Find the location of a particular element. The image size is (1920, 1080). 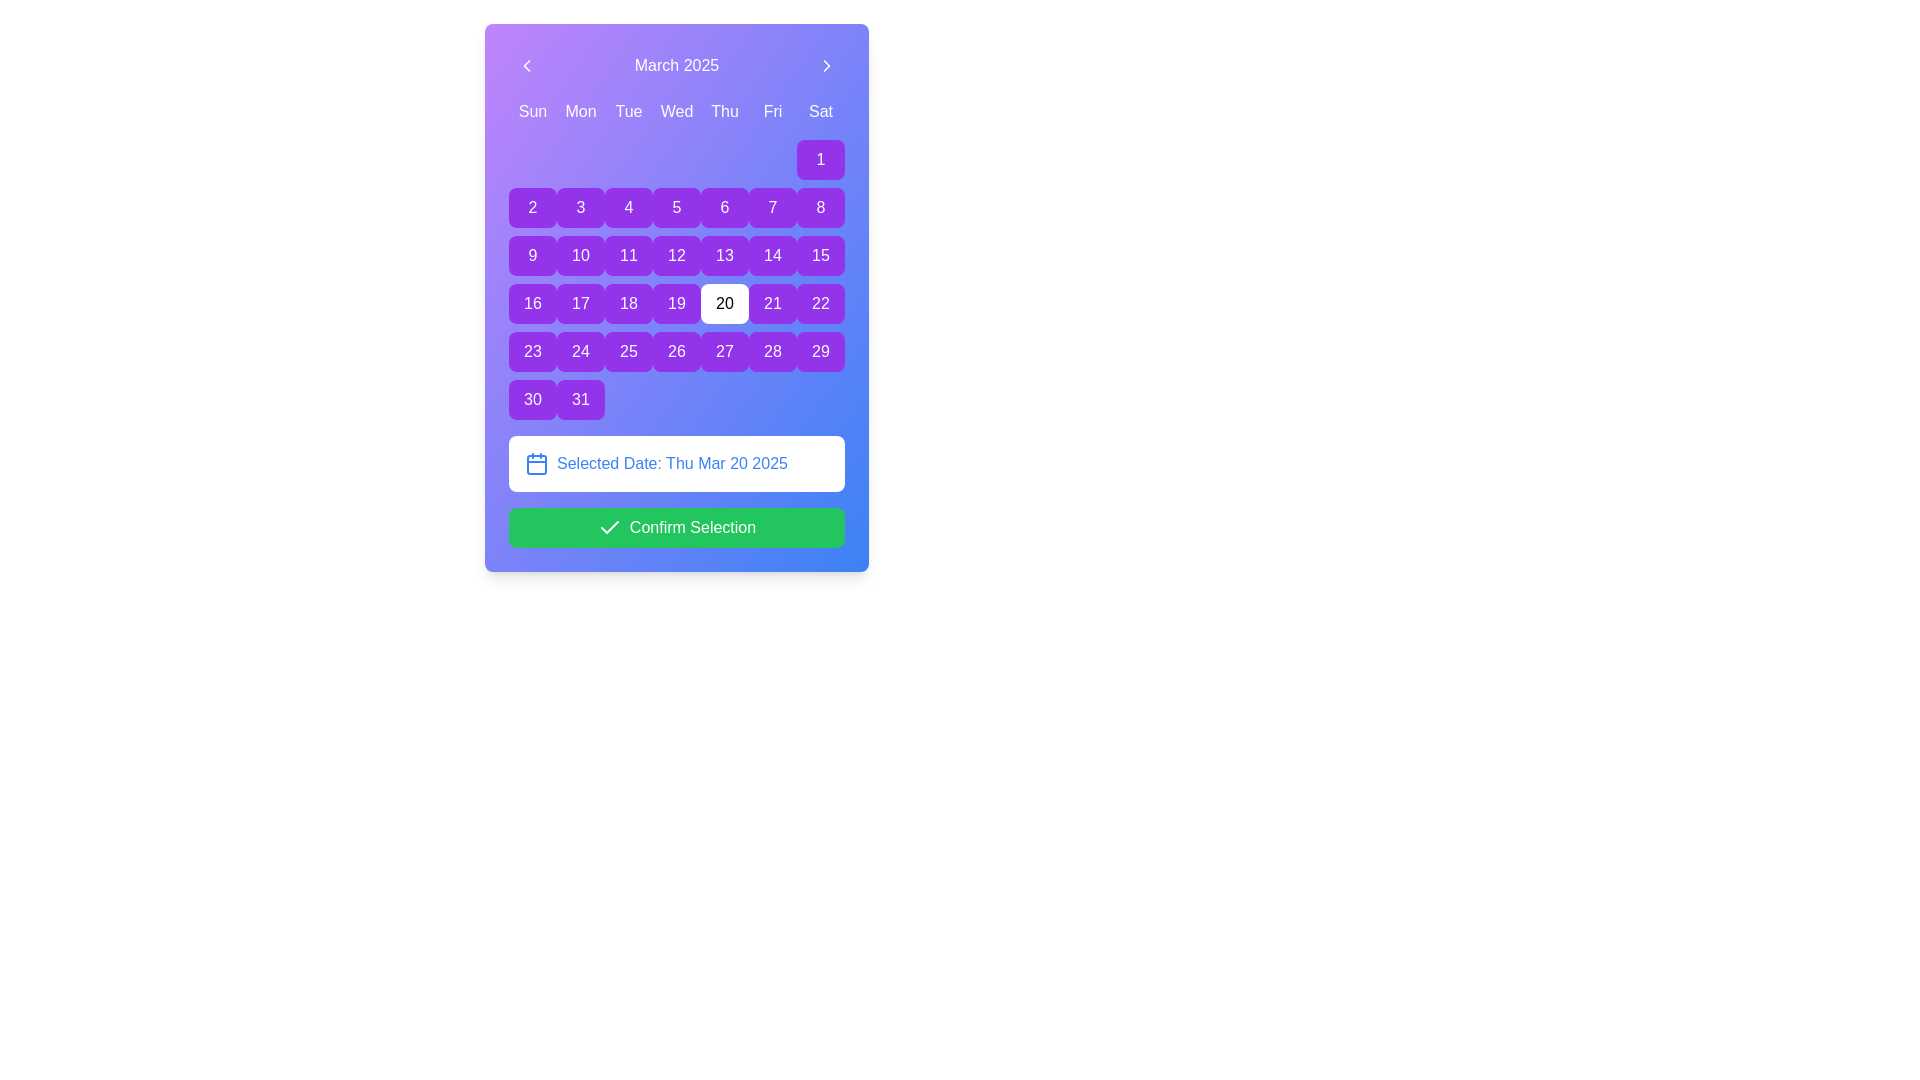

the button displaying the number '3' with a purple background for keyboard navigation is located at coordinates (579, 208).